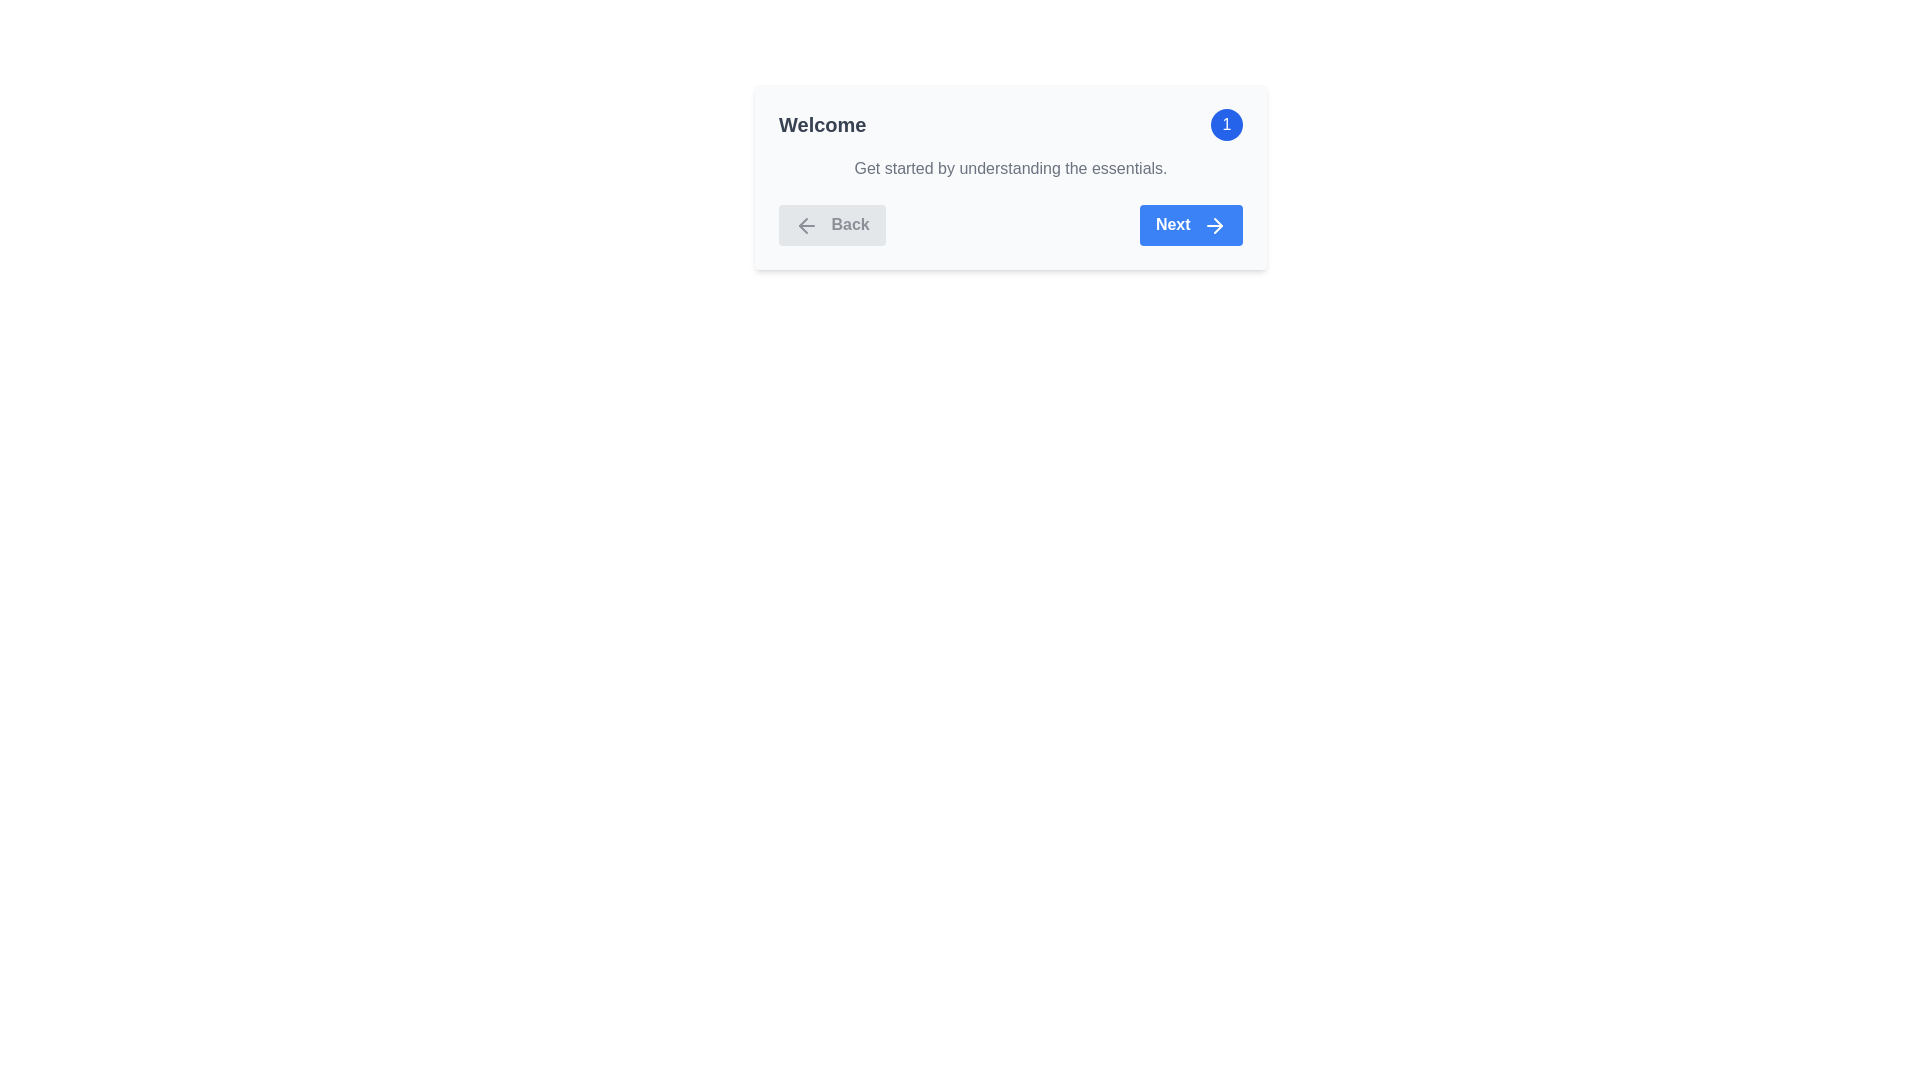 This screenshot has height=1080, width=1920. Describe the element at coordinates (1226, 124) in the screenshot. I see `the numeric indicator badge located to the right of the 'Welcome' title text in the header section of the card` at that location.